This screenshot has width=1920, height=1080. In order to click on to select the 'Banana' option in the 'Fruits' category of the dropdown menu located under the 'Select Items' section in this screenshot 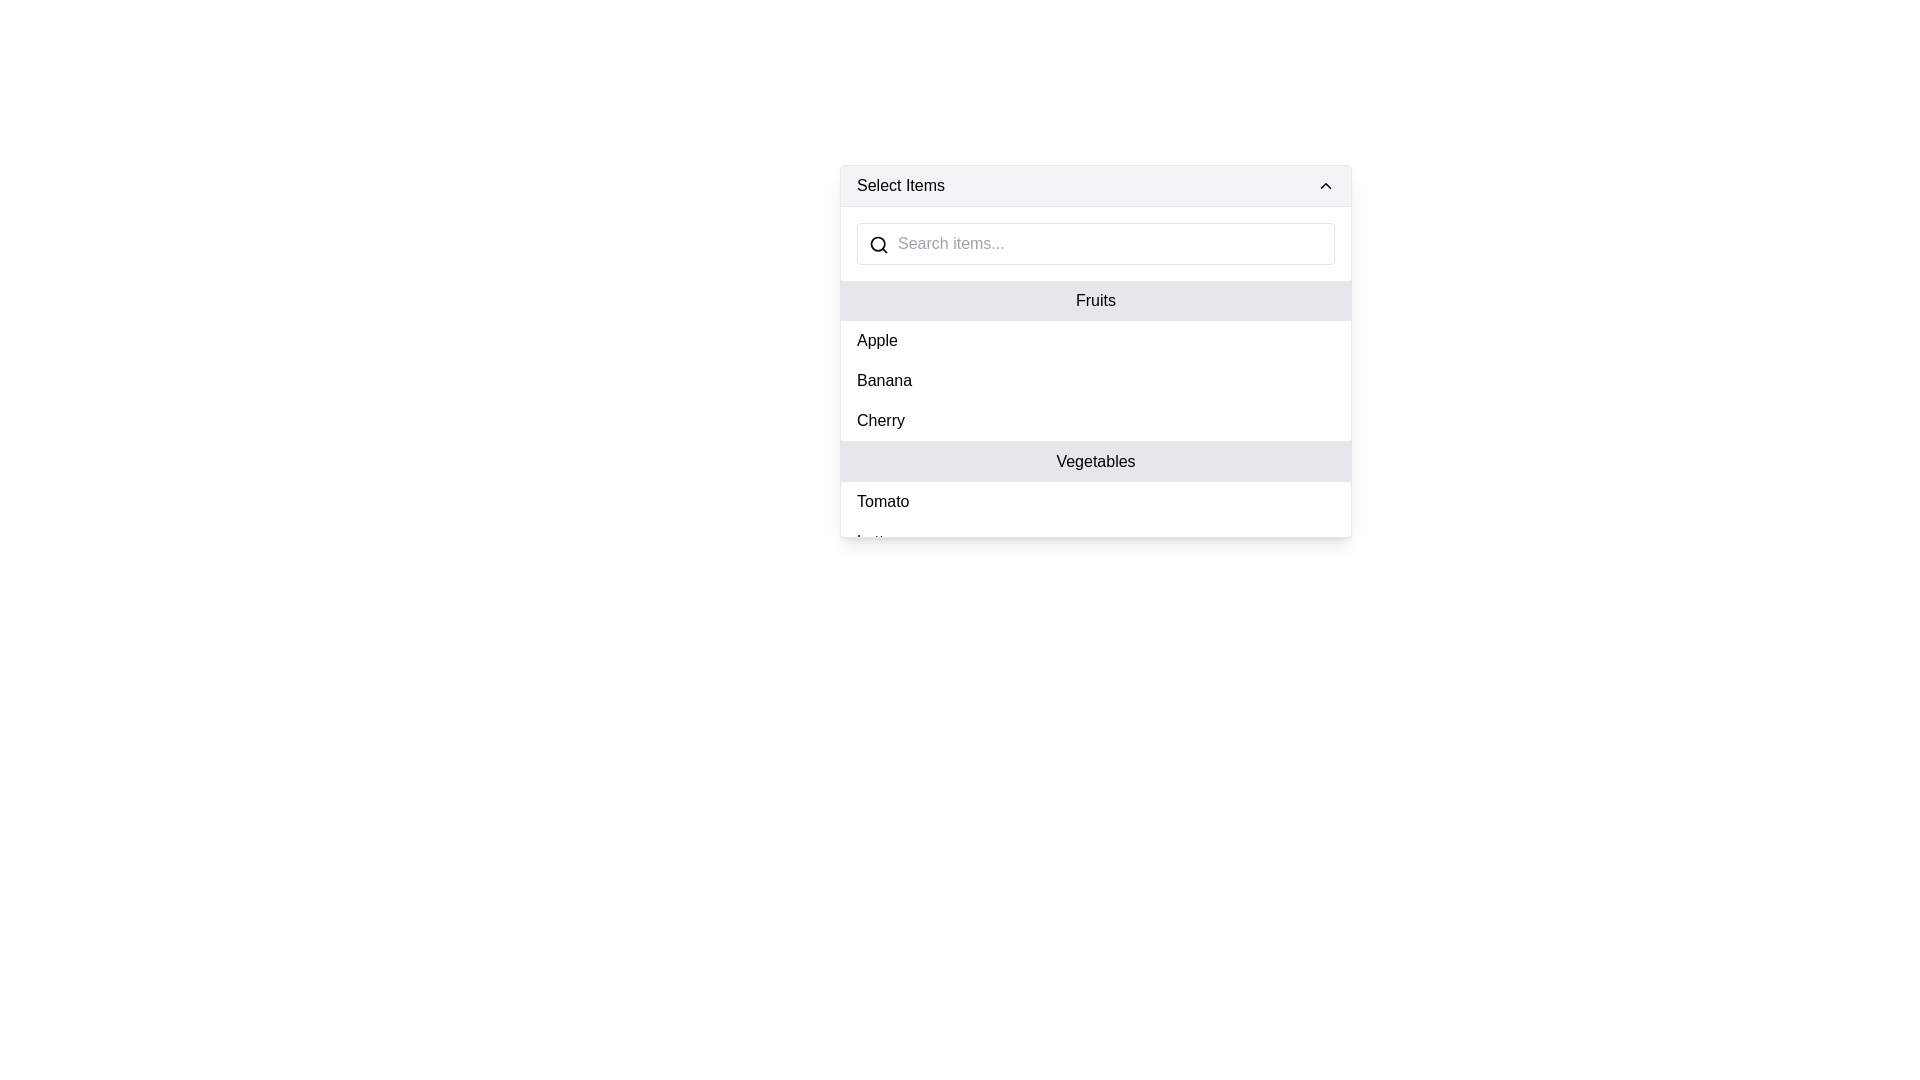, I will do `click(1094, 371)`.